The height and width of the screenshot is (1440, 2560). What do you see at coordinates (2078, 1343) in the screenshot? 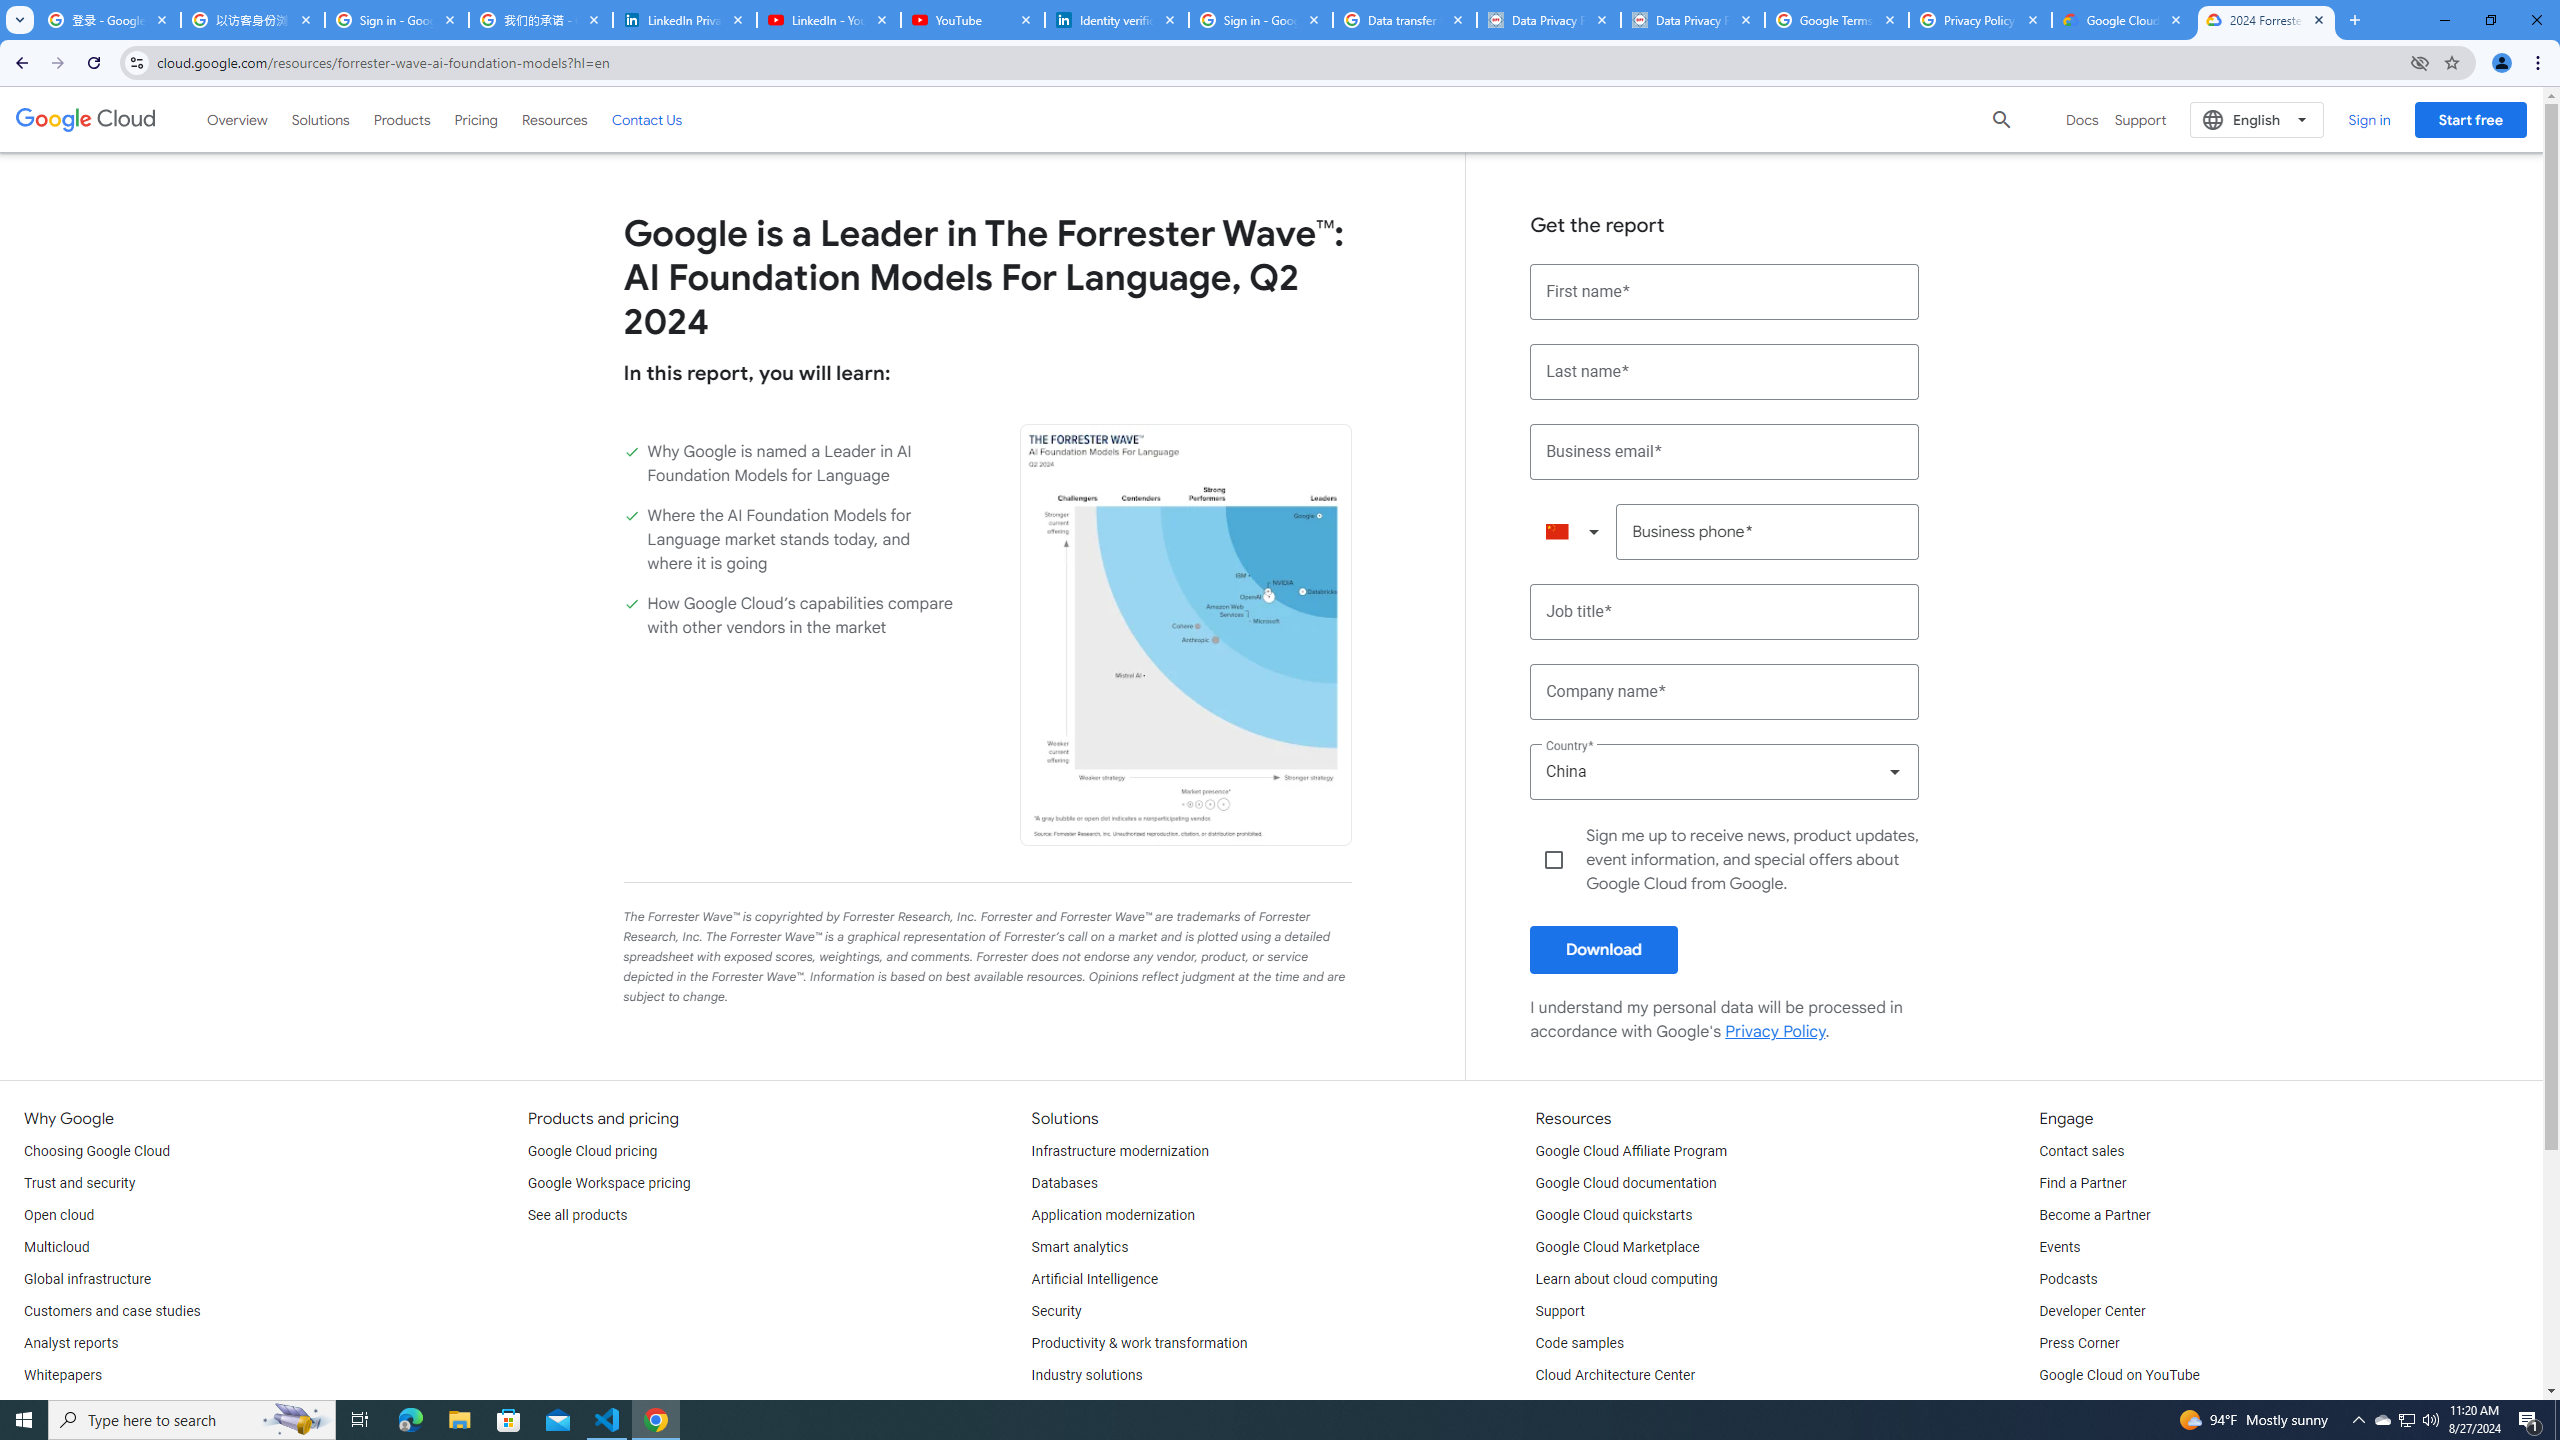
I see `'Press Corner'` at bounding box center [2078, 1343].